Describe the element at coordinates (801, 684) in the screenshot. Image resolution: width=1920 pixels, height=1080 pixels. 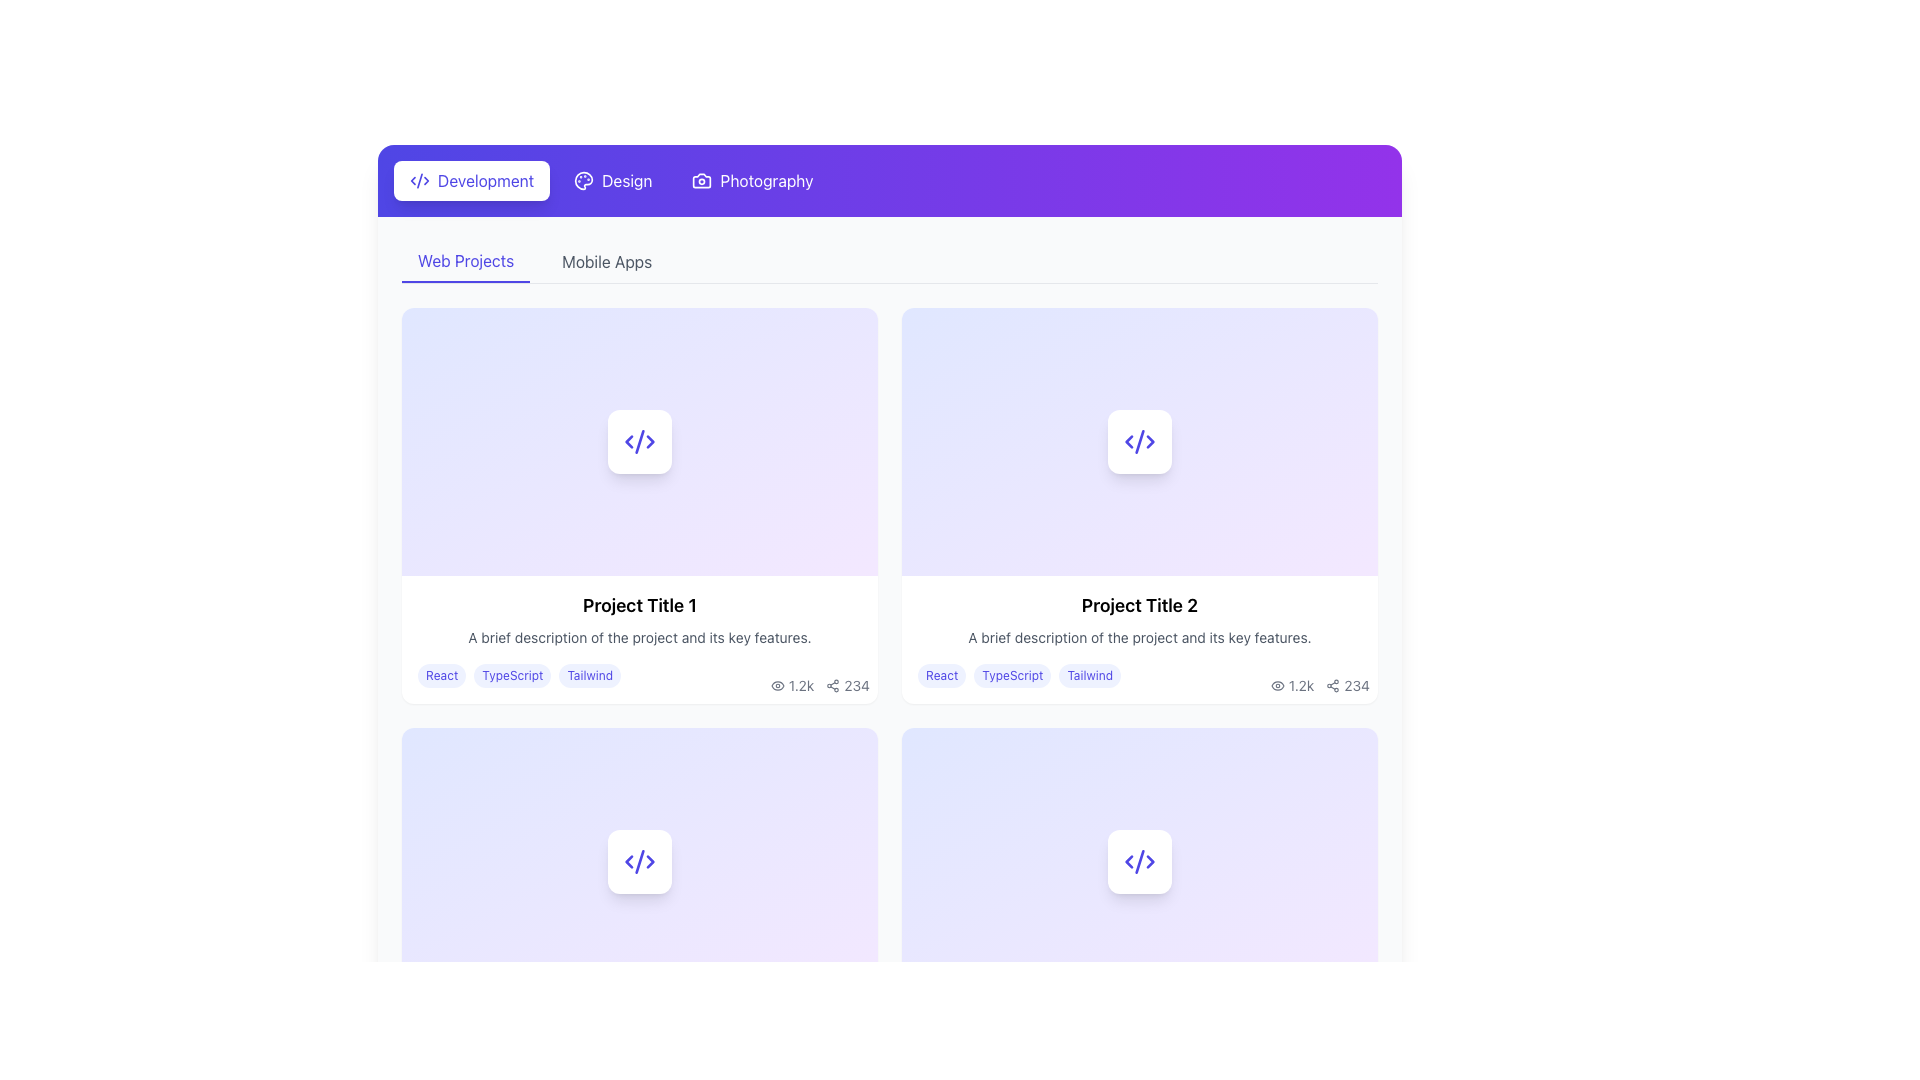
I see `numeric value displayed in gray, which follows an eye icon in the bottom-right corner of the card labeled 'Project Title 2'` at that location.